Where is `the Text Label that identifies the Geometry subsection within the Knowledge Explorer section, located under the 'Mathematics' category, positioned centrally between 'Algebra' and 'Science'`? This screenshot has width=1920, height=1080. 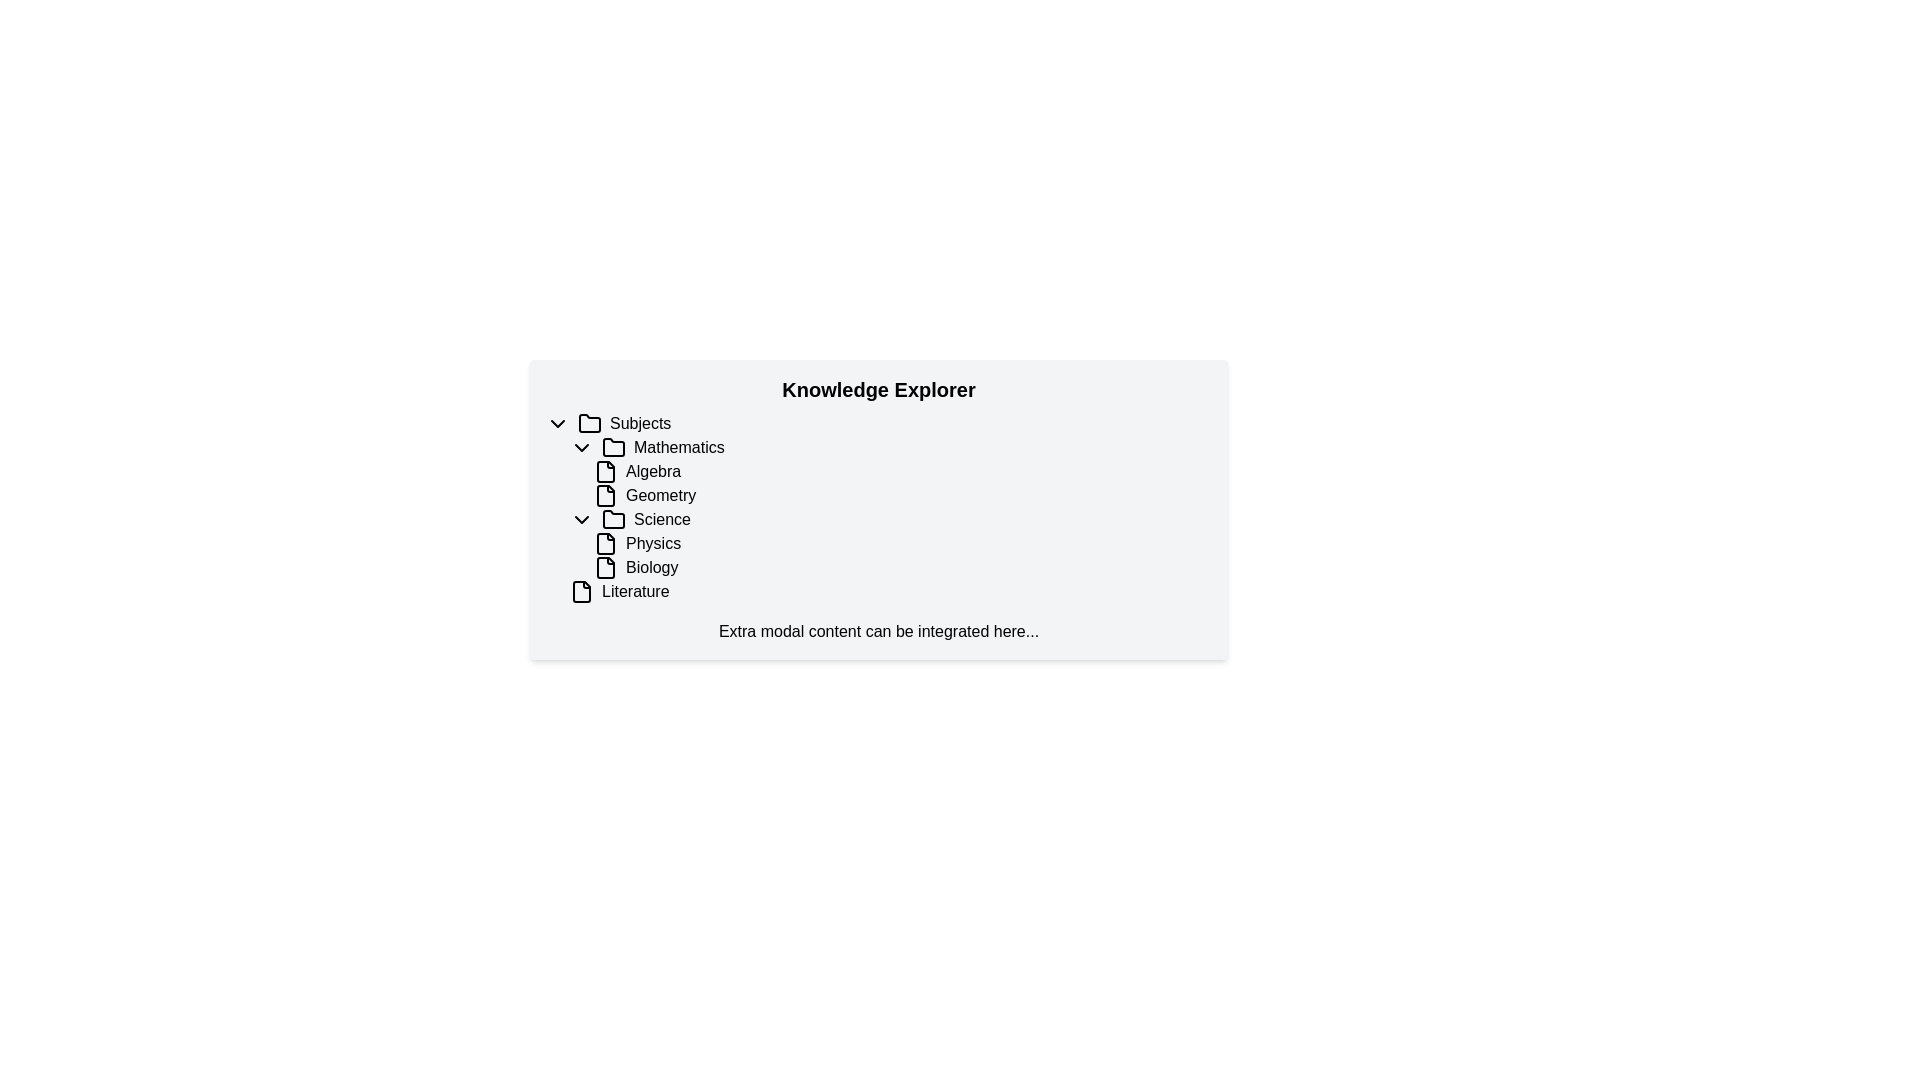
the Text Label that identifies the Geometry subsection within the Knowledge Explorer section, located under the 'Mathematics' category, positioned centrally between 'Algebra' and 'Science' is located at coordinates (661, 495).